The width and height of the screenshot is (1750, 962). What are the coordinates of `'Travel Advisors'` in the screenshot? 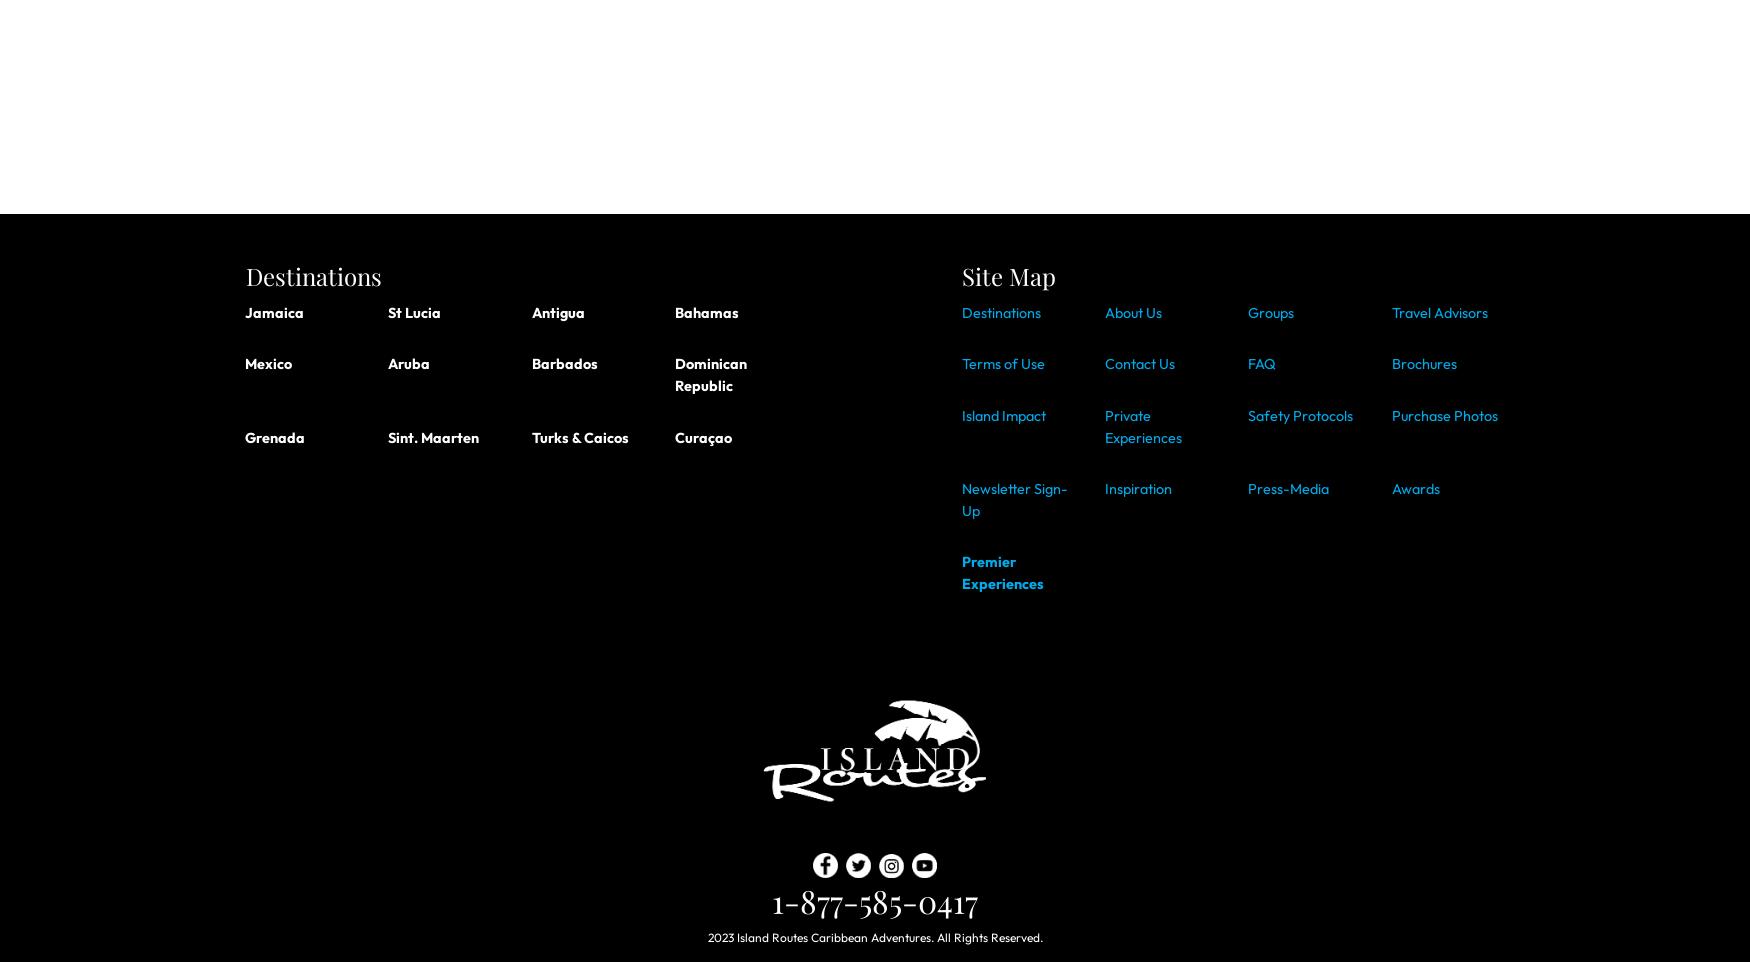 It's located at (1439, 310).